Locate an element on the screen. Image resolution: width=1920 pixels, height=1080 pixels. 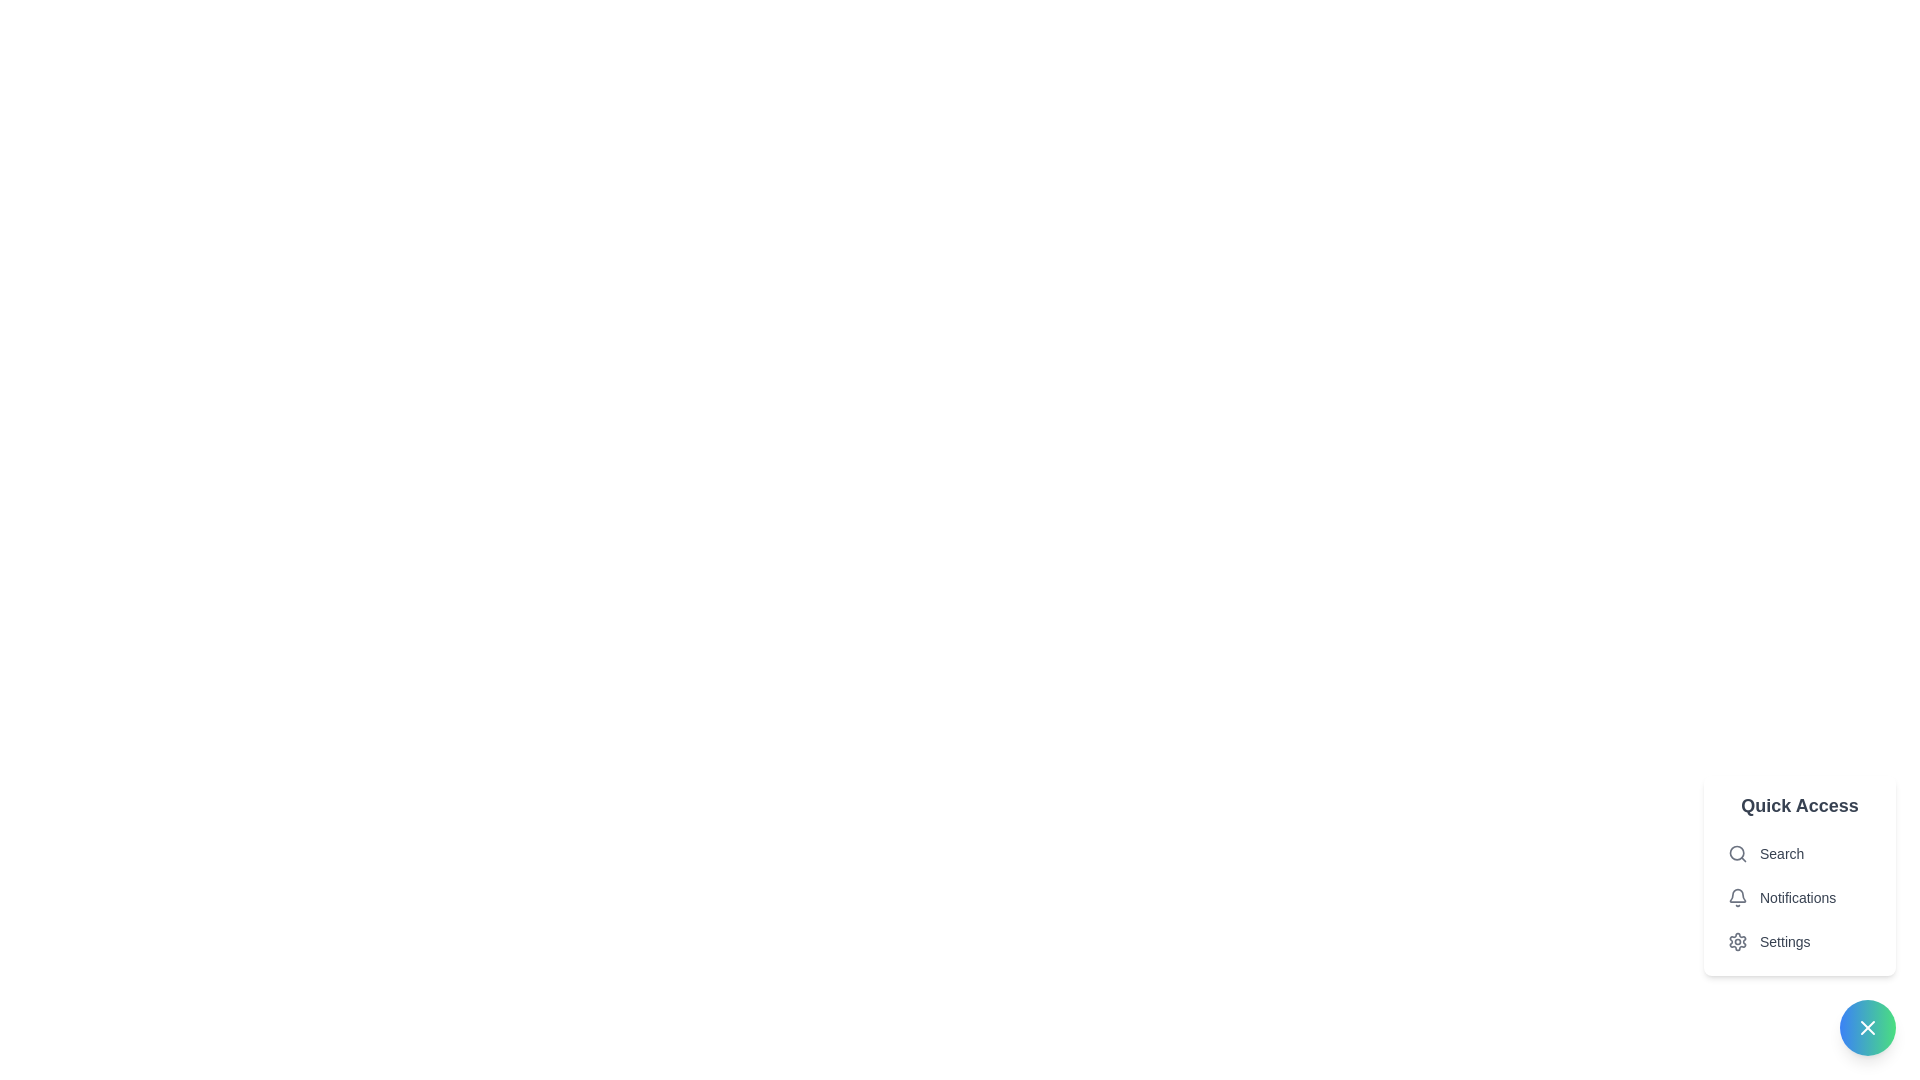
the static text label that describes the search functionality, located to the right of the magnifying glass icon in the 'Quick Access' menu is located at coordinates (1782, 853).